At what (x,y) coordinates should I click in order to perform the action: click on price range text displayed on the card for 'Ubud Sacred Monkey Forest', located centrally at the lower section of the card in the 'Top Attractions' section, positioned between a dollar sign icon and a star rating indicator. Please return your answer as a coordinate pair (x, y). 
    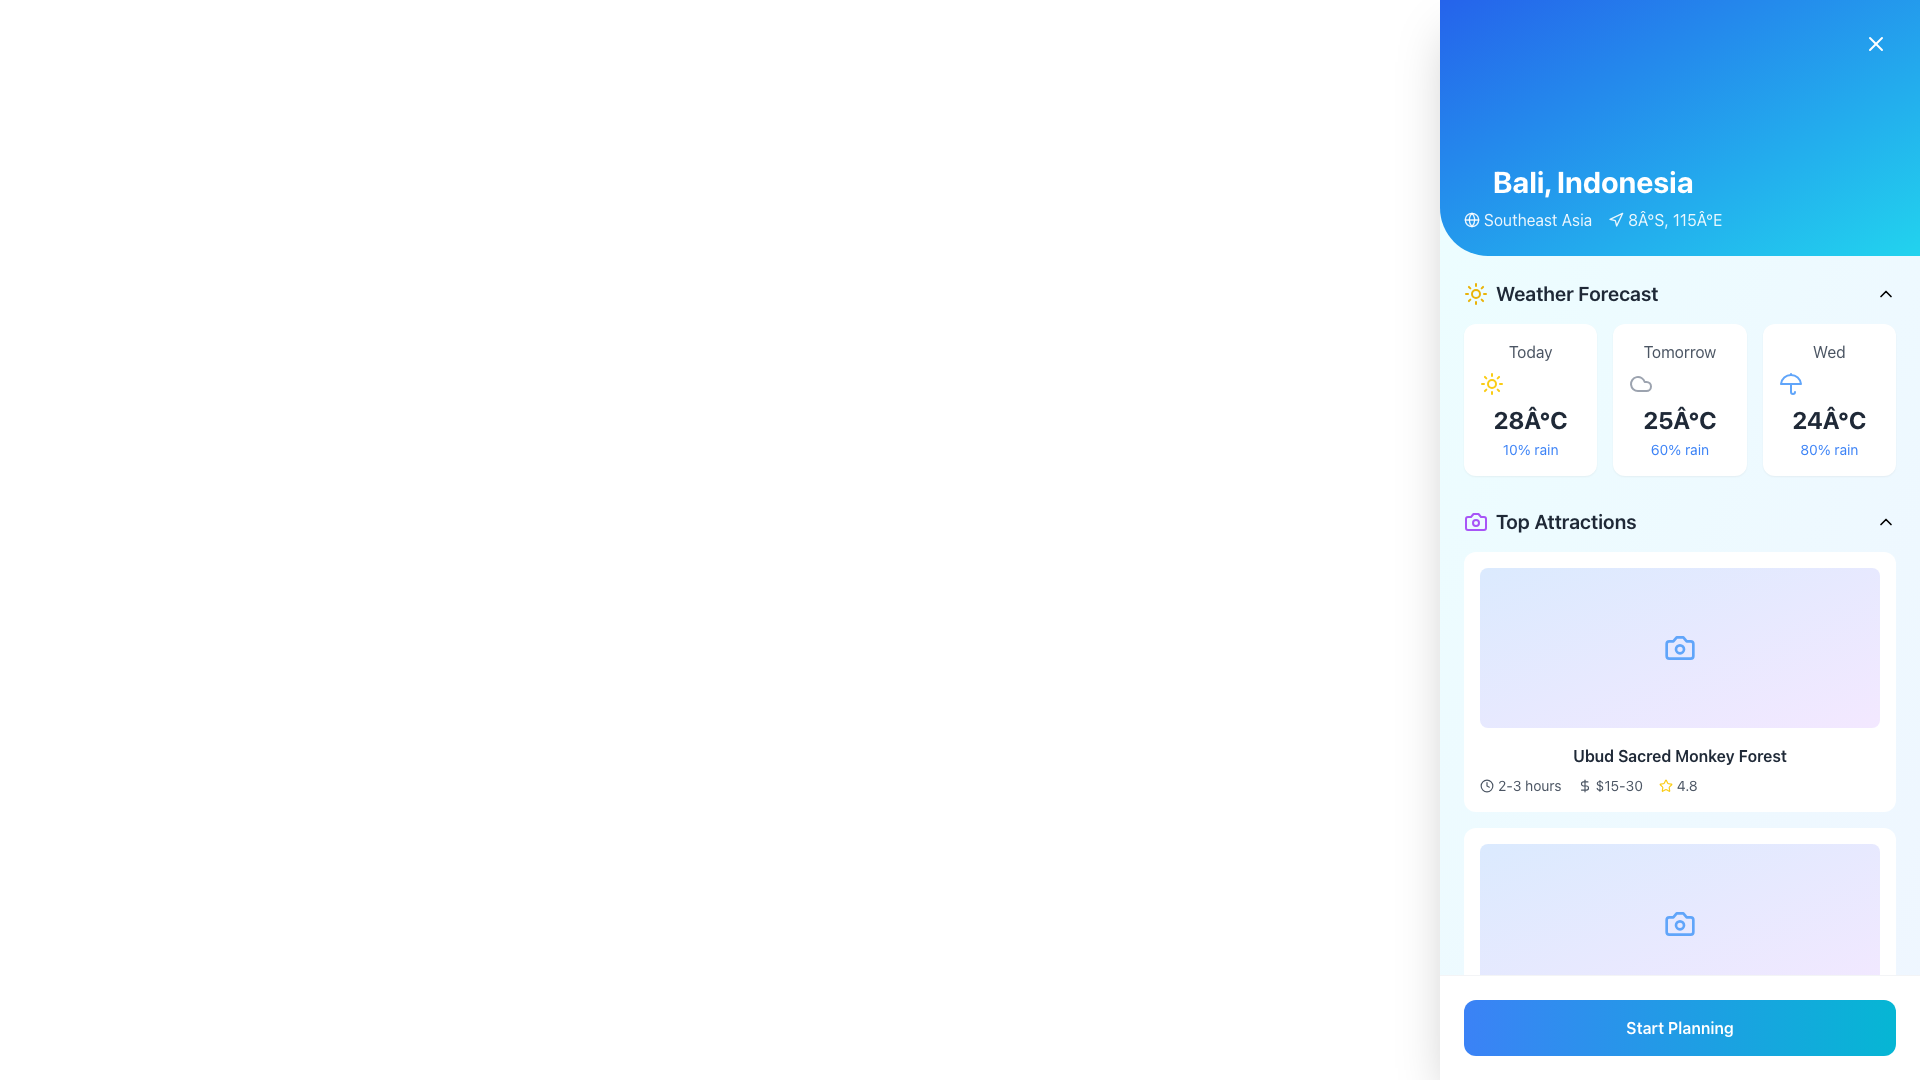
    Looking at the image, I should click on (1619, 785).